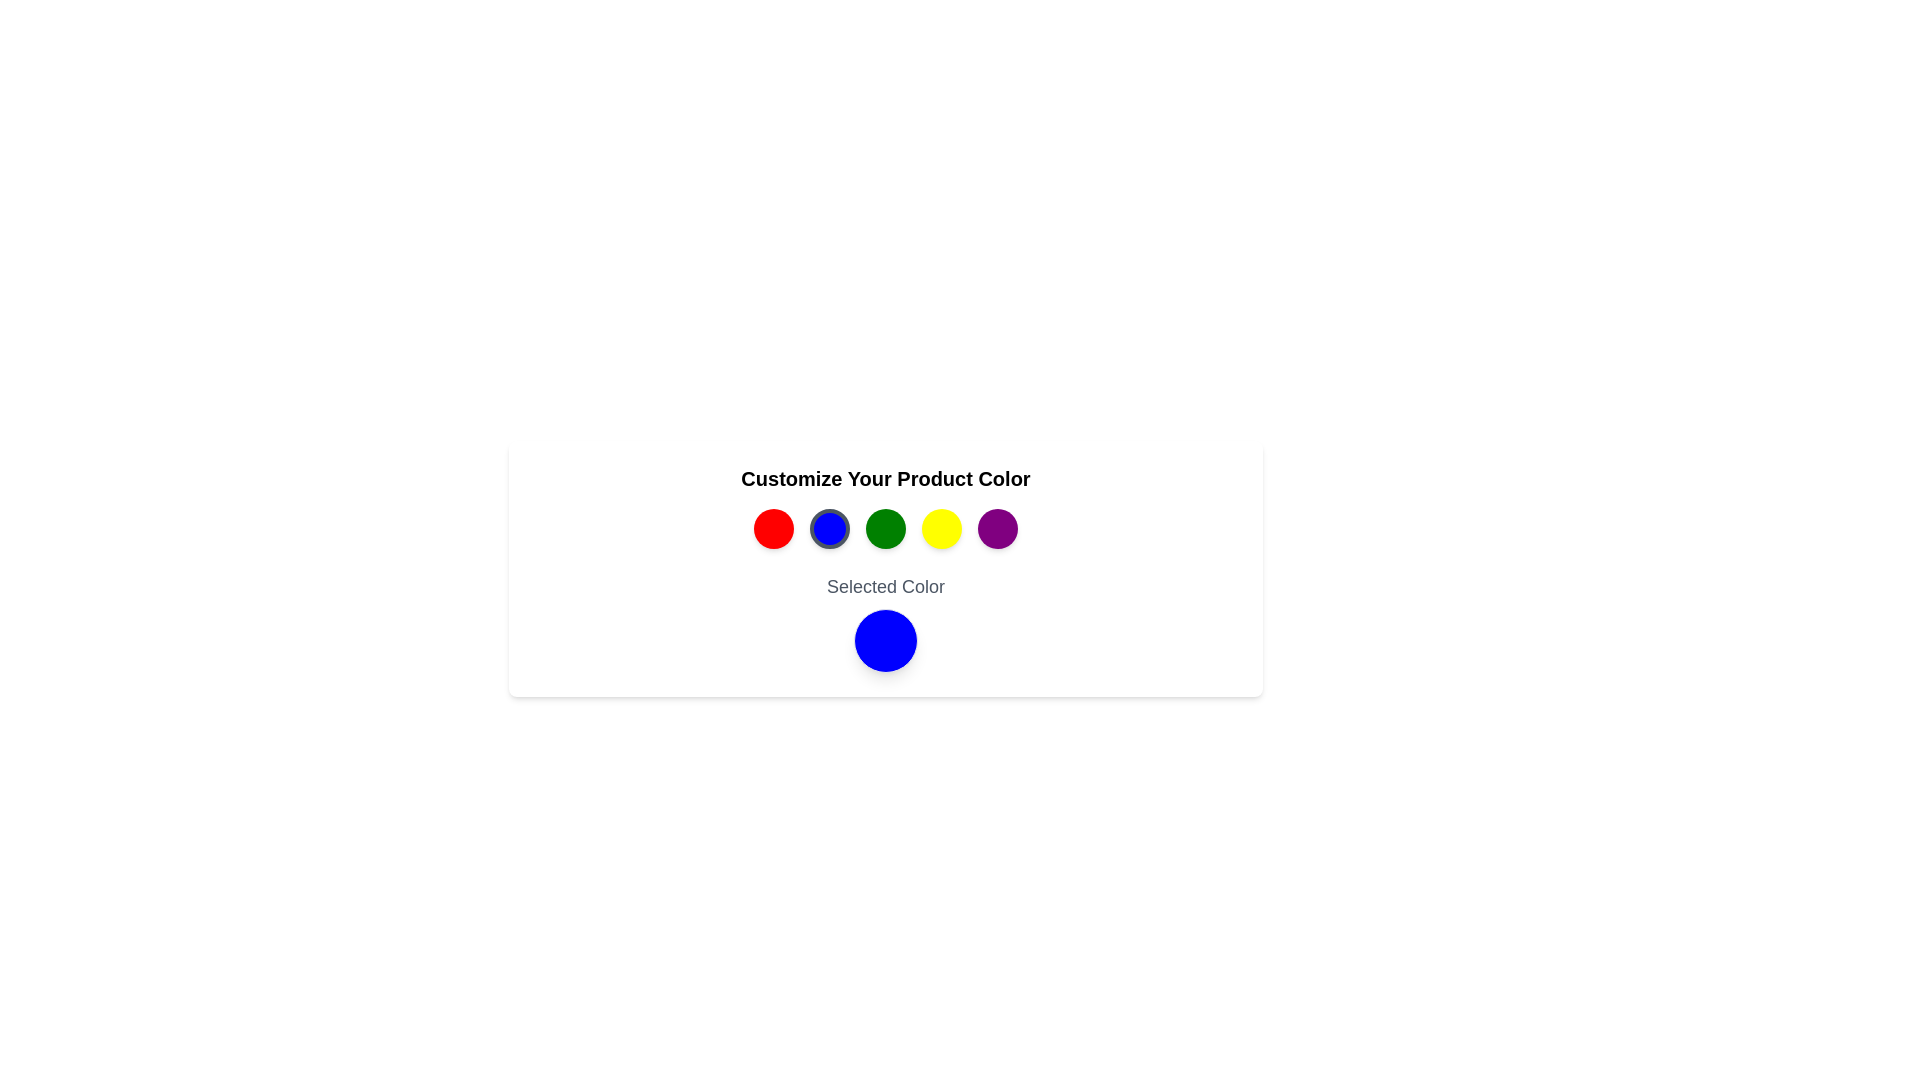 The height and width of the screenshot is (1080, 1920). What do you see at coordinates (772, 527) in the screenshot?
I see `the color button corresponding to red` at bounding box center [772, 527].